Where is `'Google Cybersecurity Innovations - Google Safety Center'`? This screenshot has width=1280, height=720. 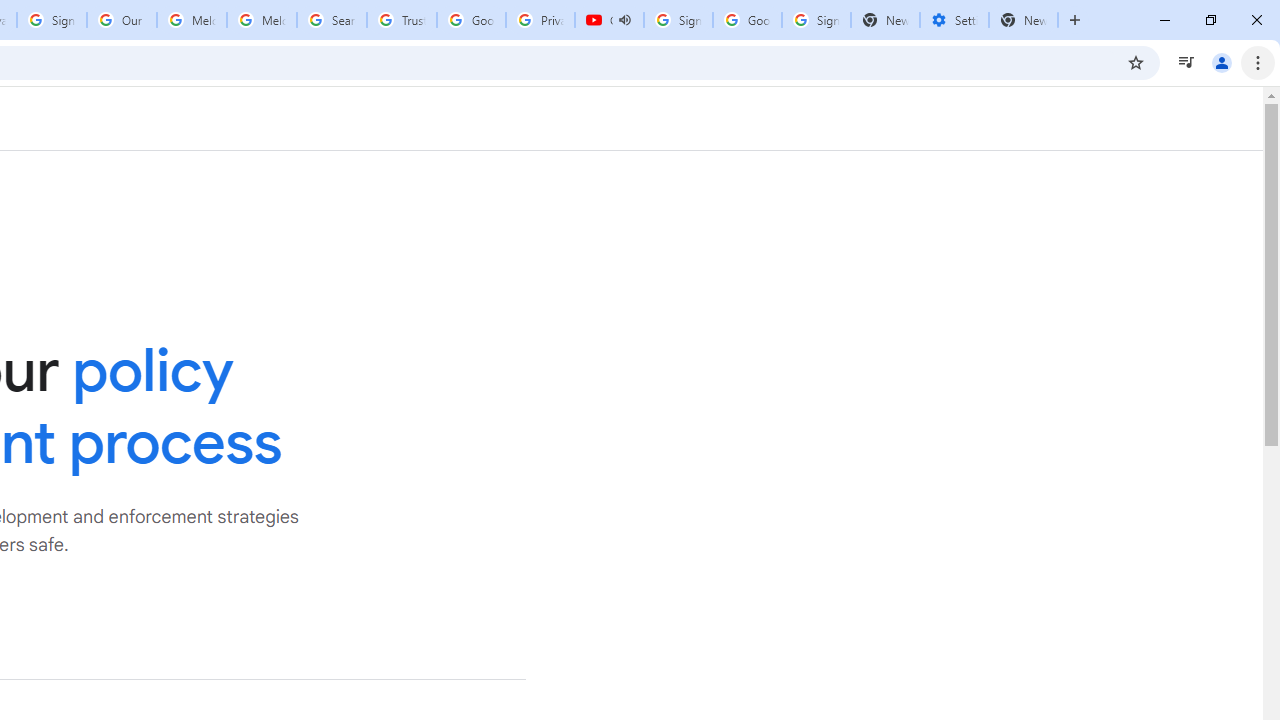
'Google Cybersecurity Innovations - Google Safety Center' is located at coordinates (746, 20).